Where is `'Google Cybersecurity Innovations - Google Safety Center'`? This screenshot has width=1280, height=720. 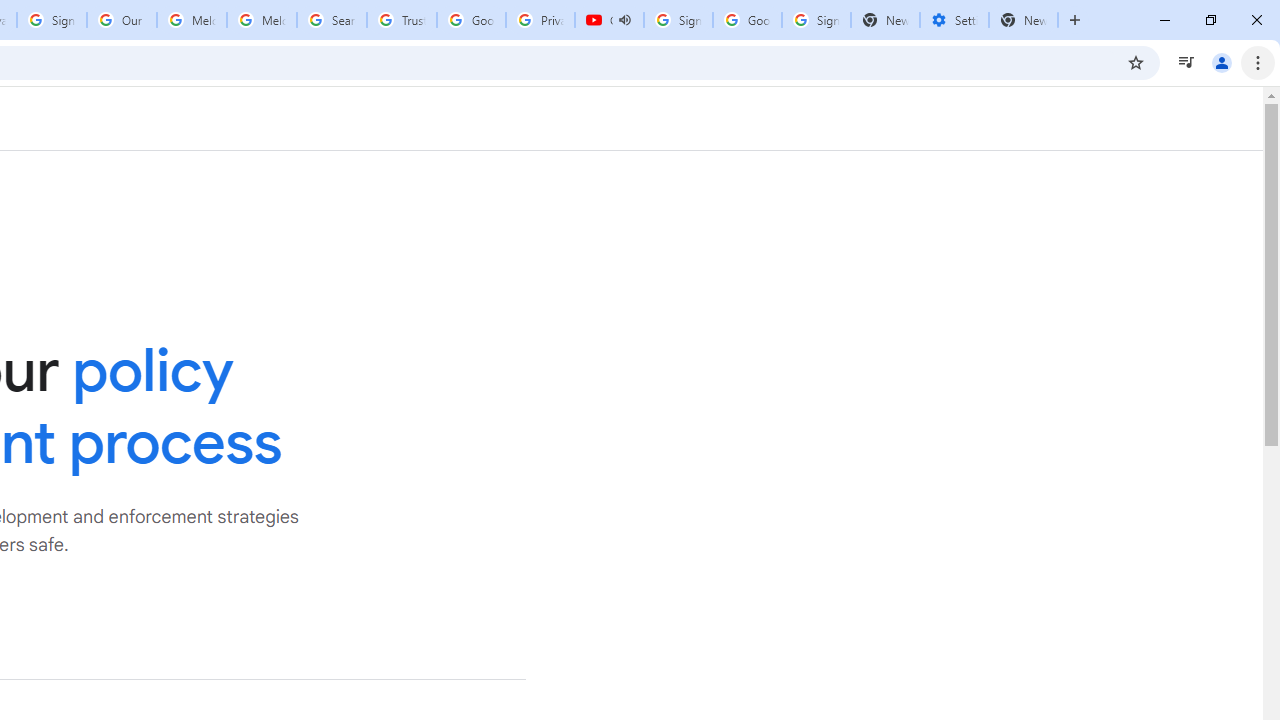
'Google Cybersecurity Innovations - Google Safety Center' is located at coordinates (746, 20).